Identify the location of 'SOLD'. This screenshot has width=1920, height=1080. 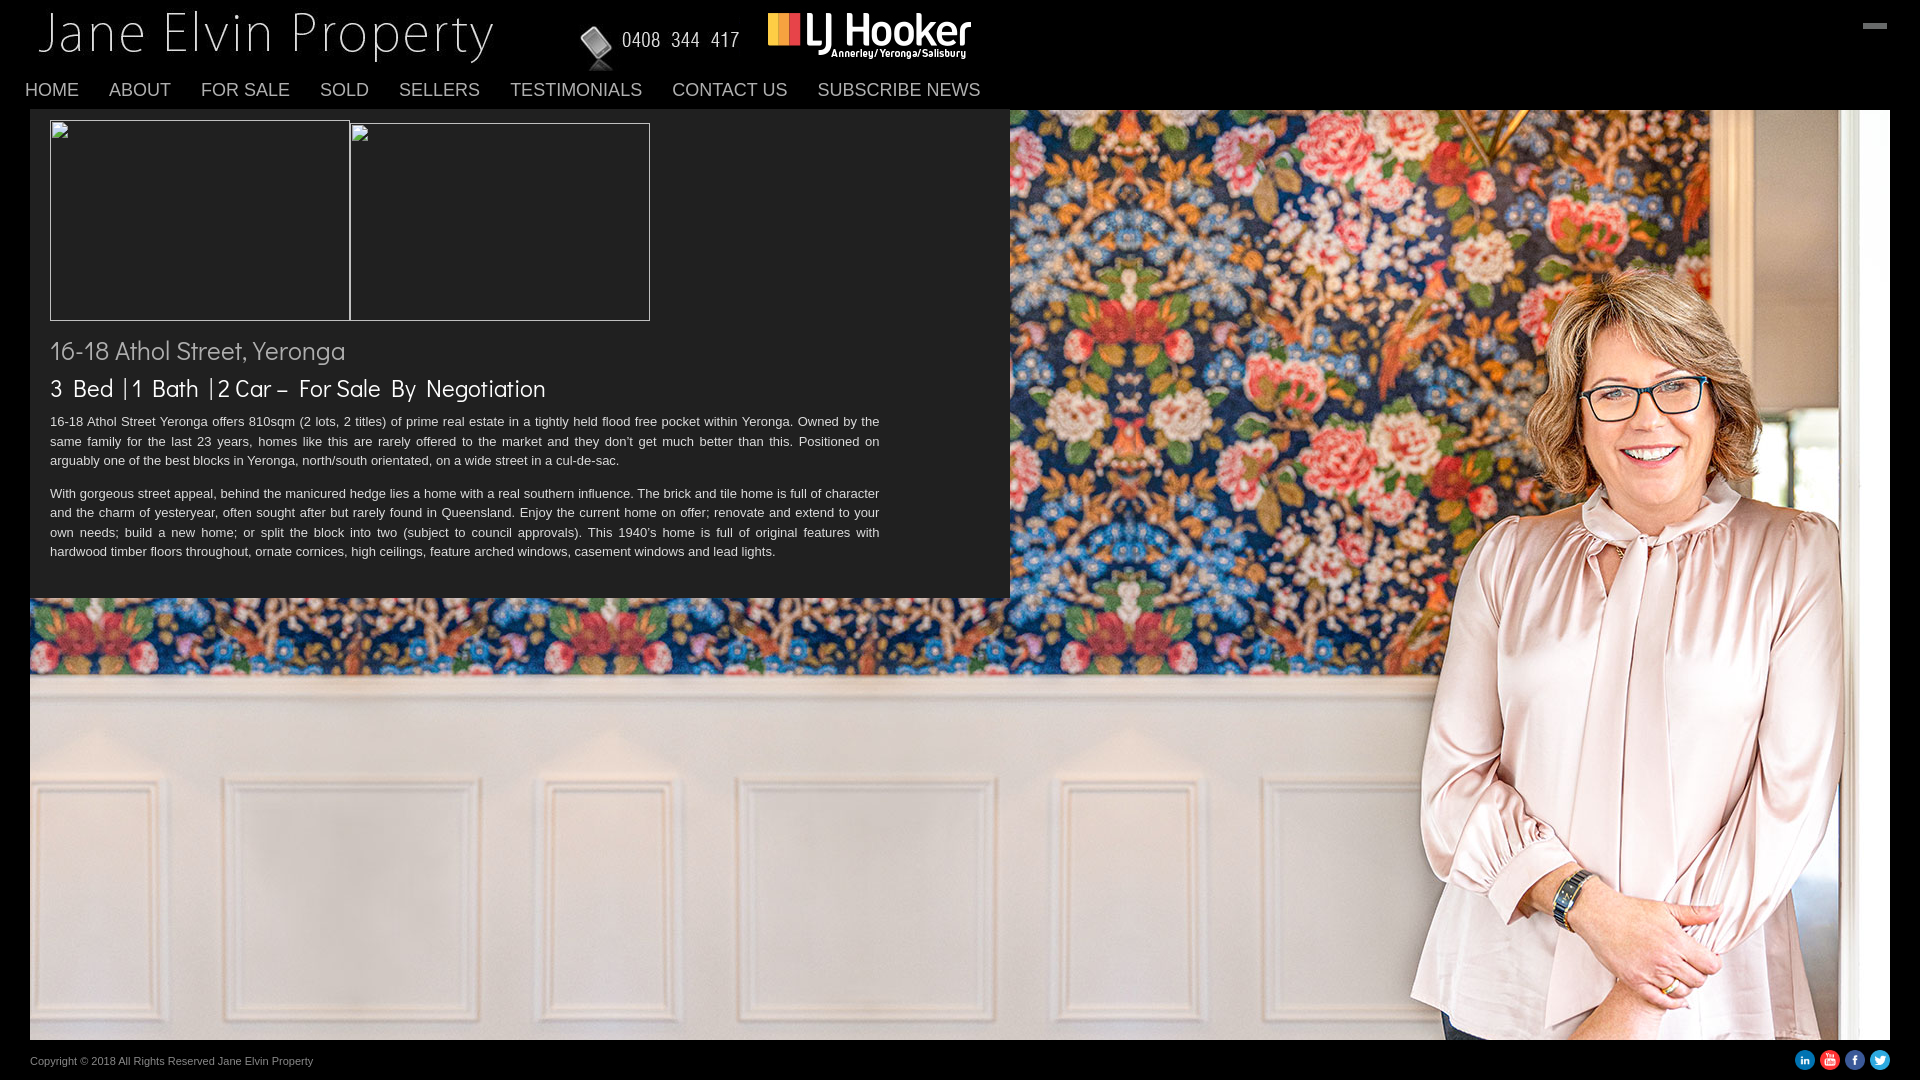
(320, 88).